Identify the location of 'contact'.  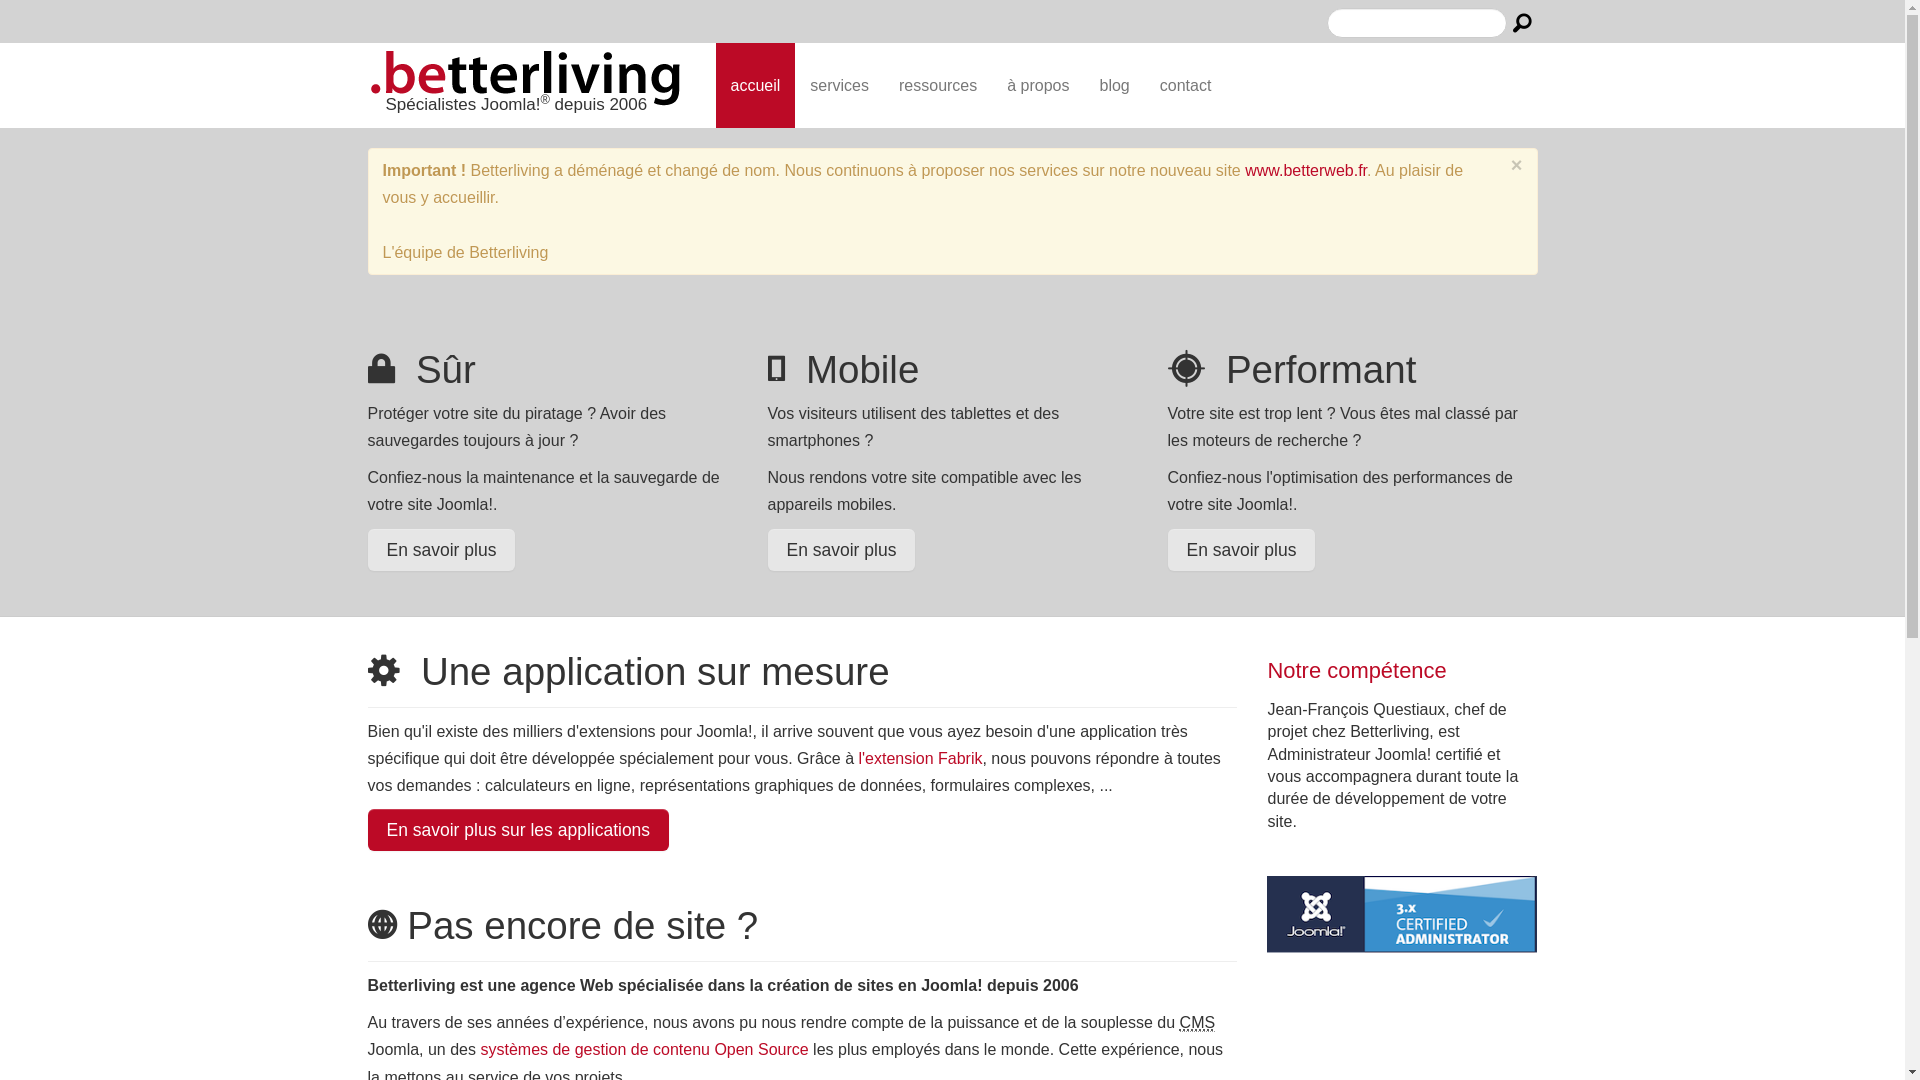
(1185, 84).